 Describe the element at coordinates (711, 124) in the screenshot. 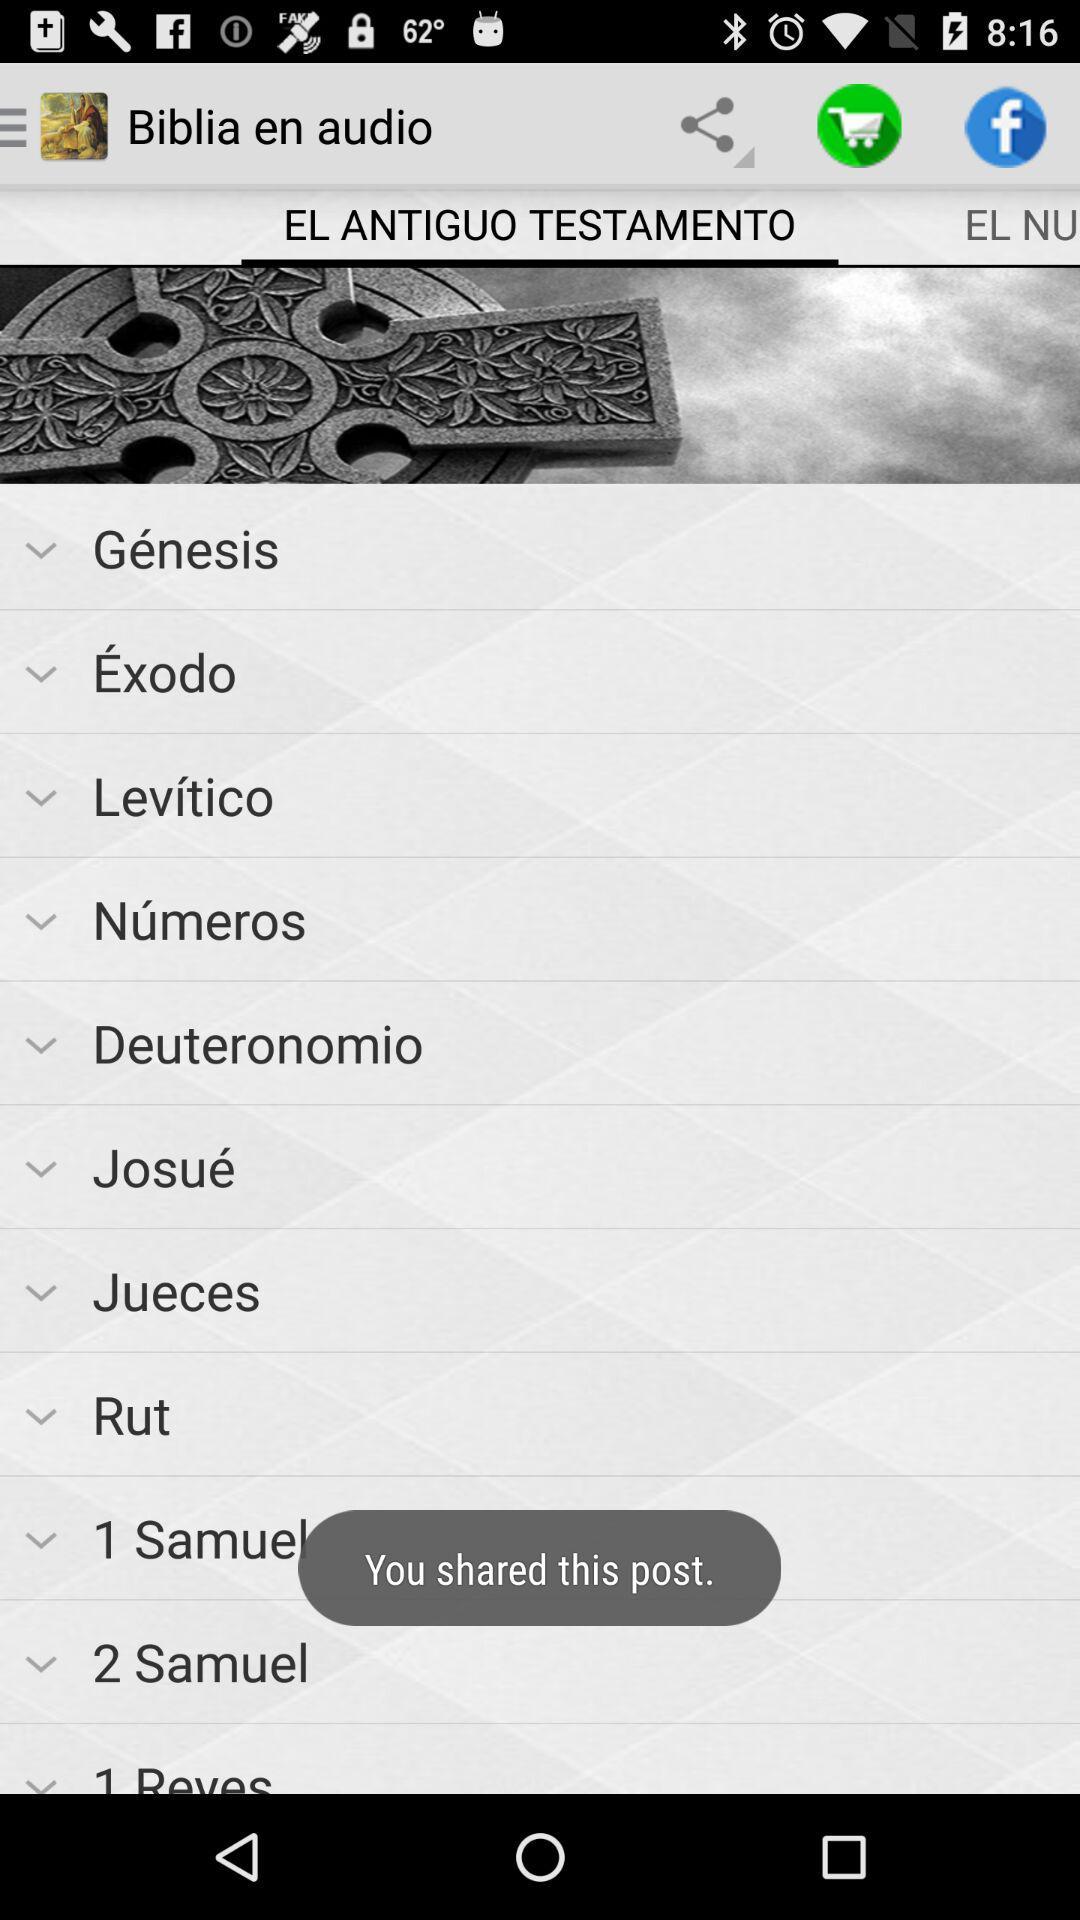

I see `item next to biblia en audio item` at that location.